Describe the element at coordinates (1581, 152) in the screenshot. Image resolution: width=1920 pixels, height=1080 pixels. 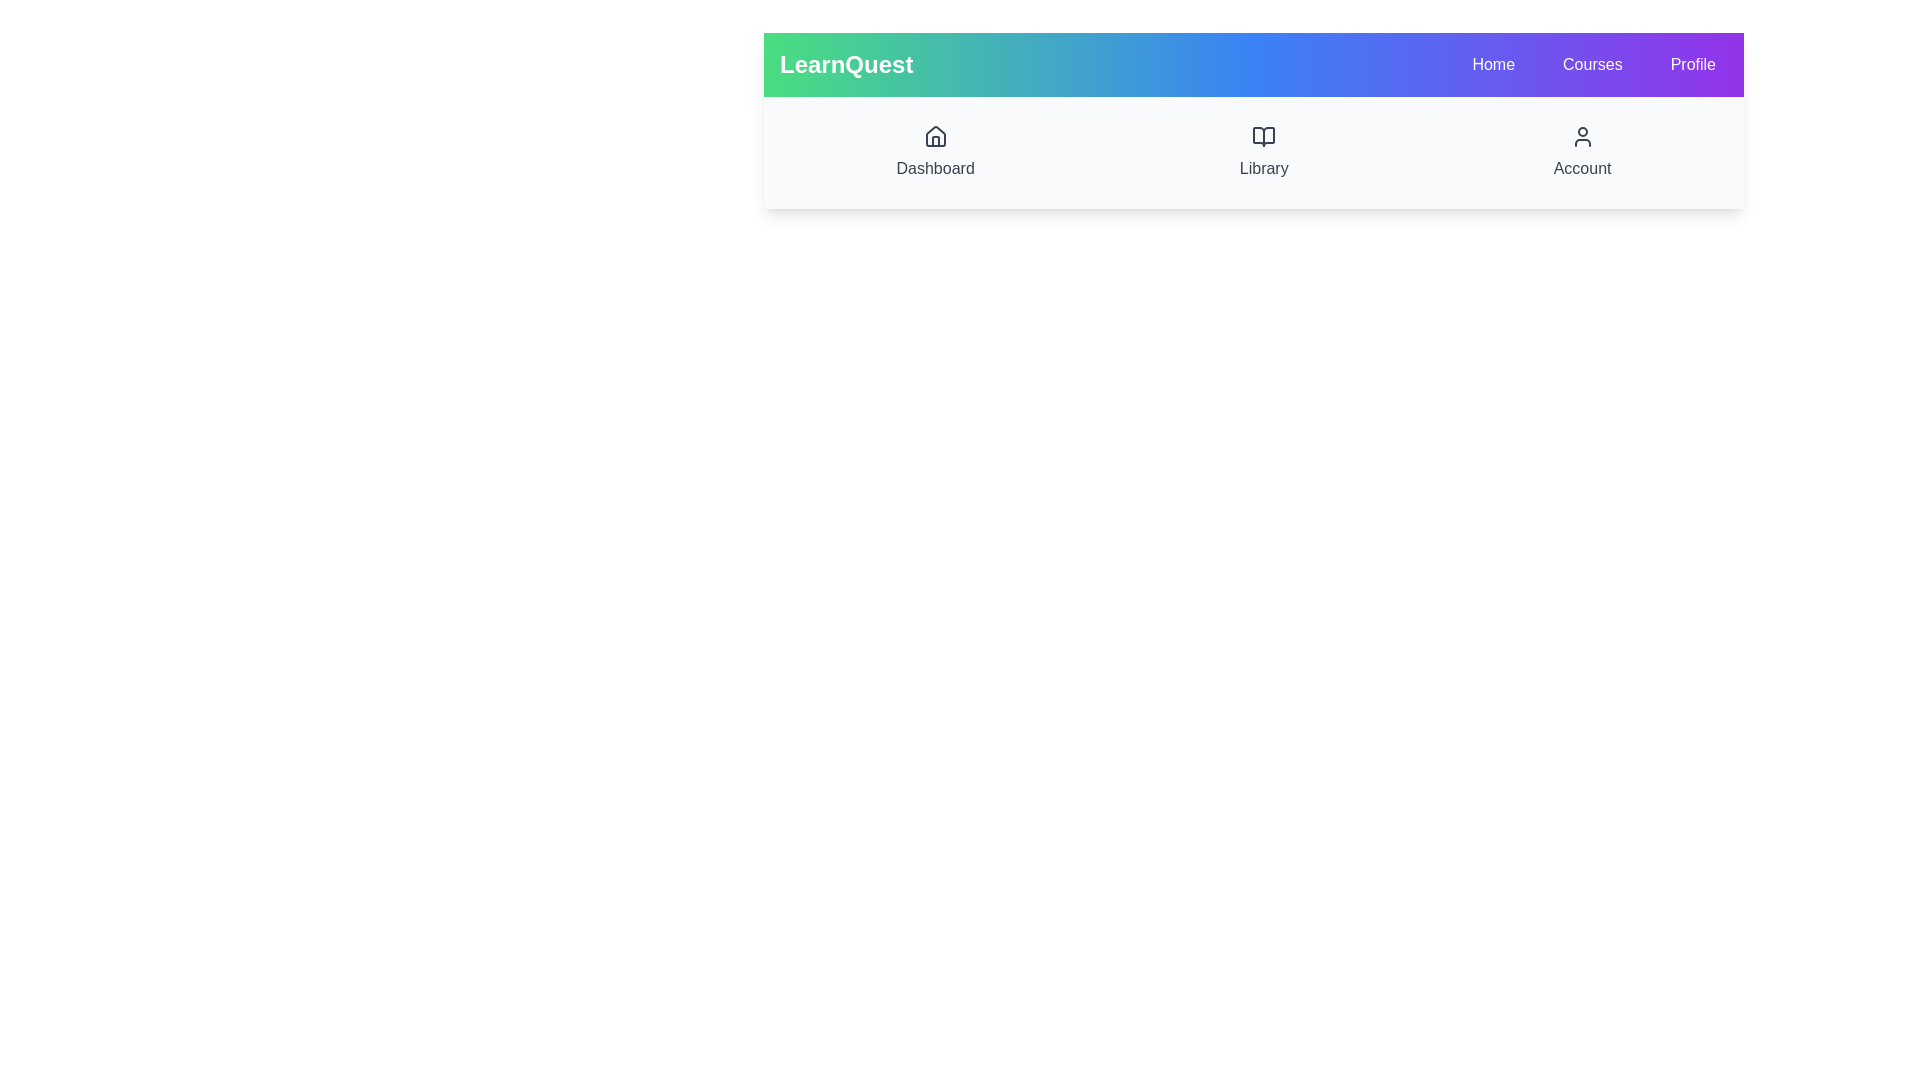
I see `the Account to observe its hover effect` at that location.